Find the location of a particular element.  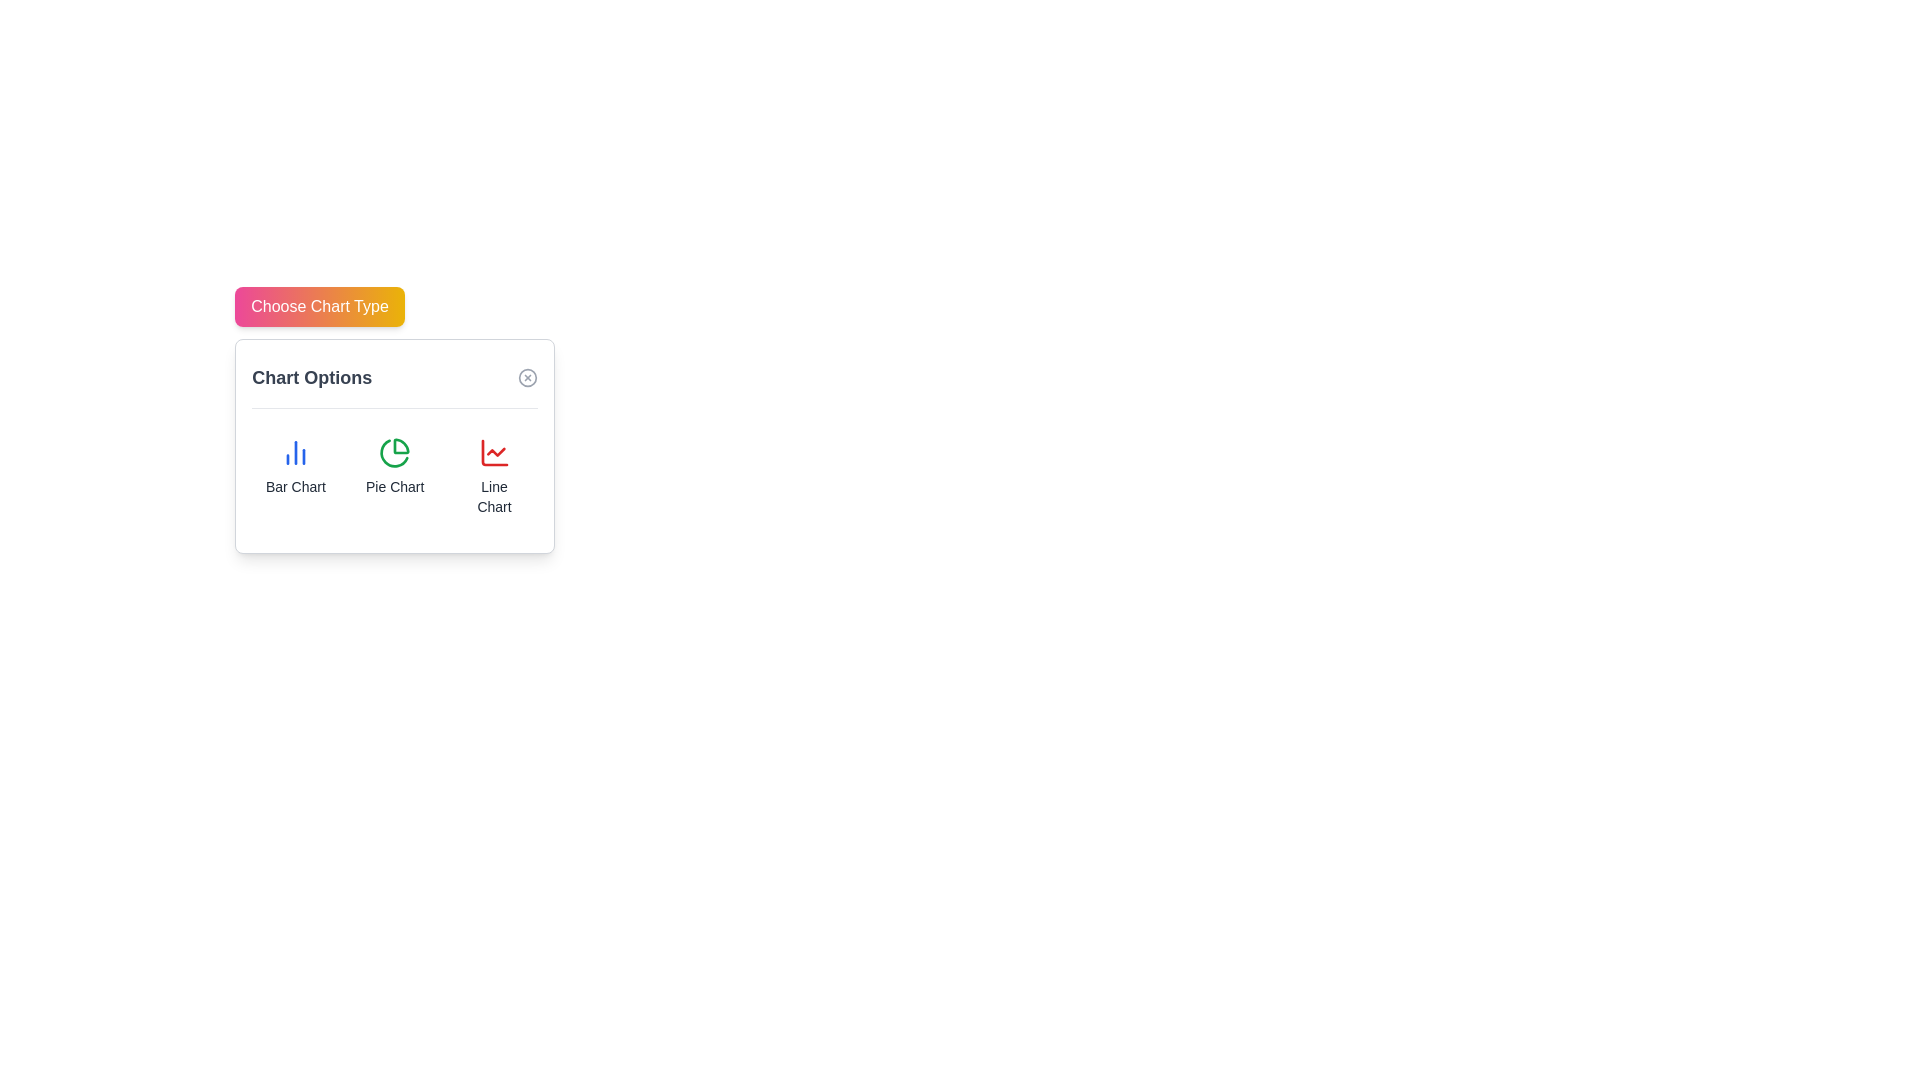

the icon representing the bar chart type located within the 'Chart Options' panel is located at coordinates (294, 452).